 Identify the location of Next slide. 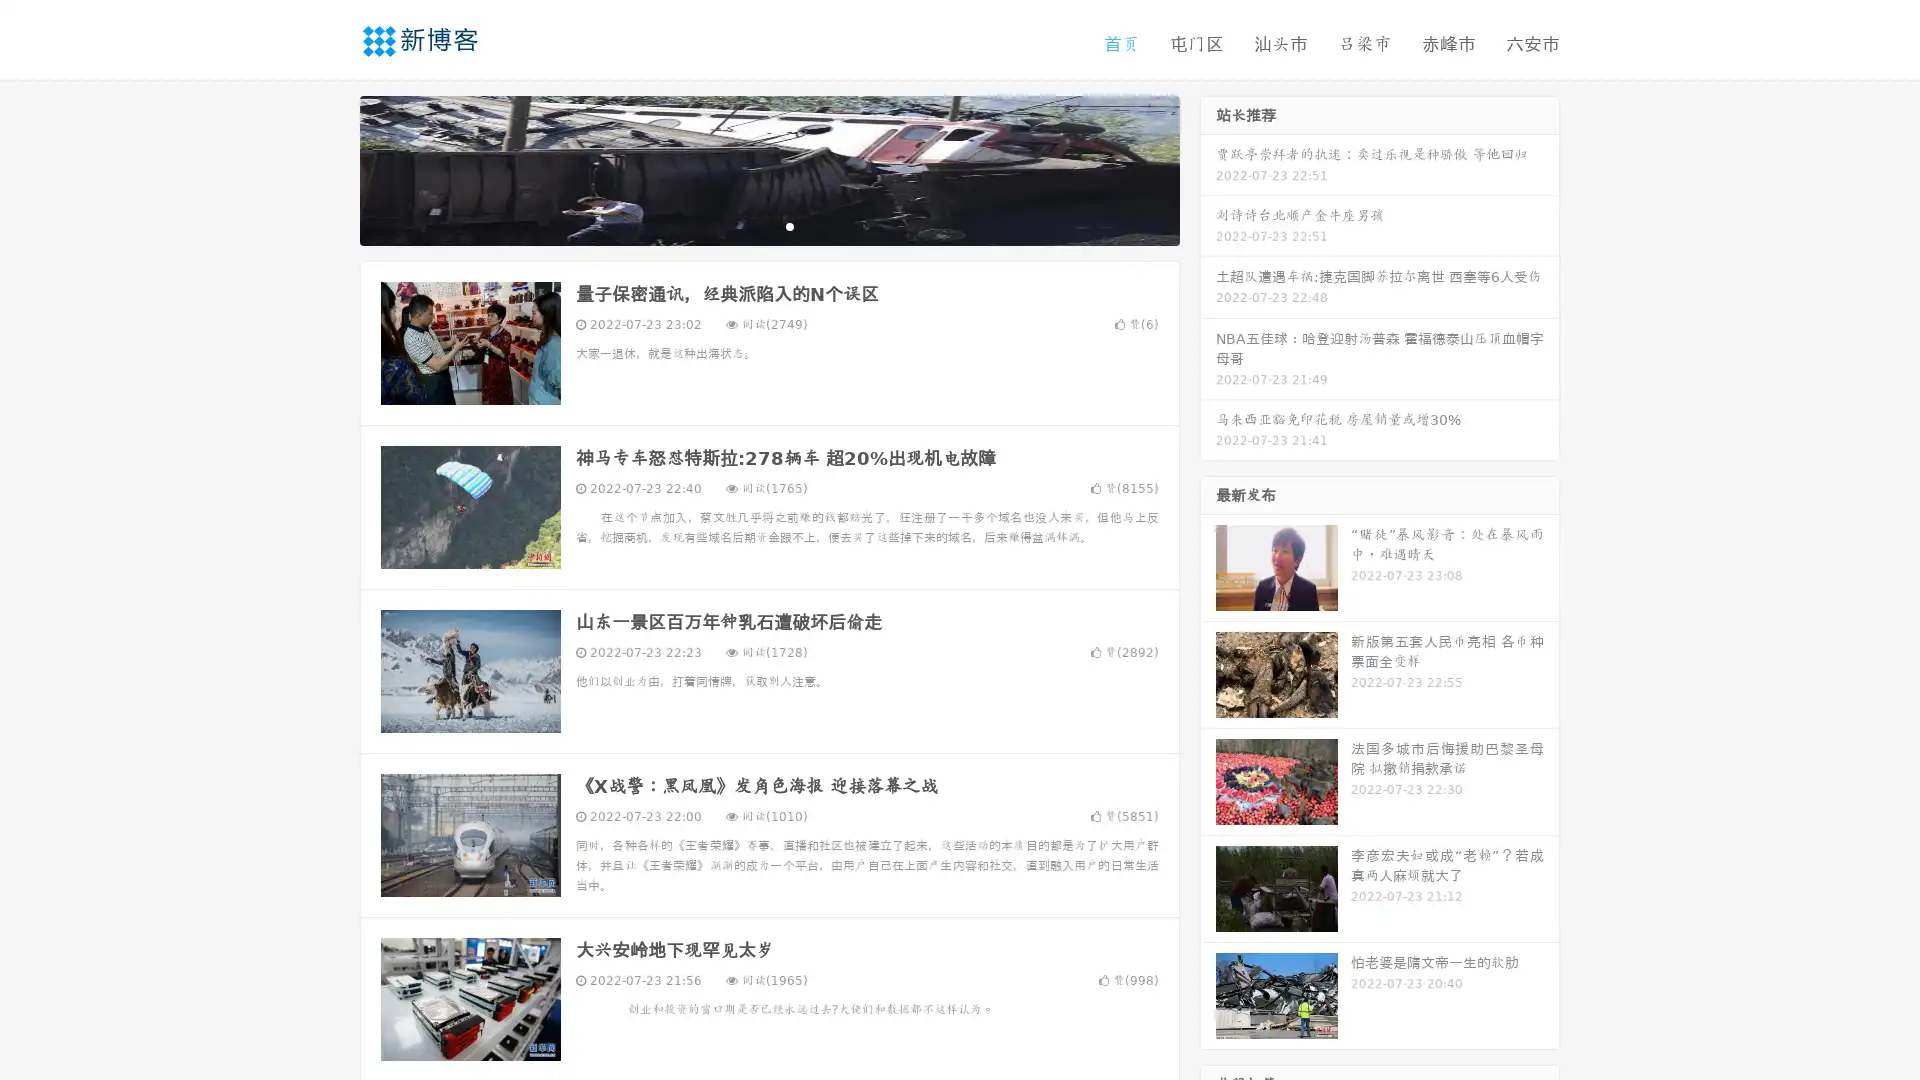
(1208, 168).